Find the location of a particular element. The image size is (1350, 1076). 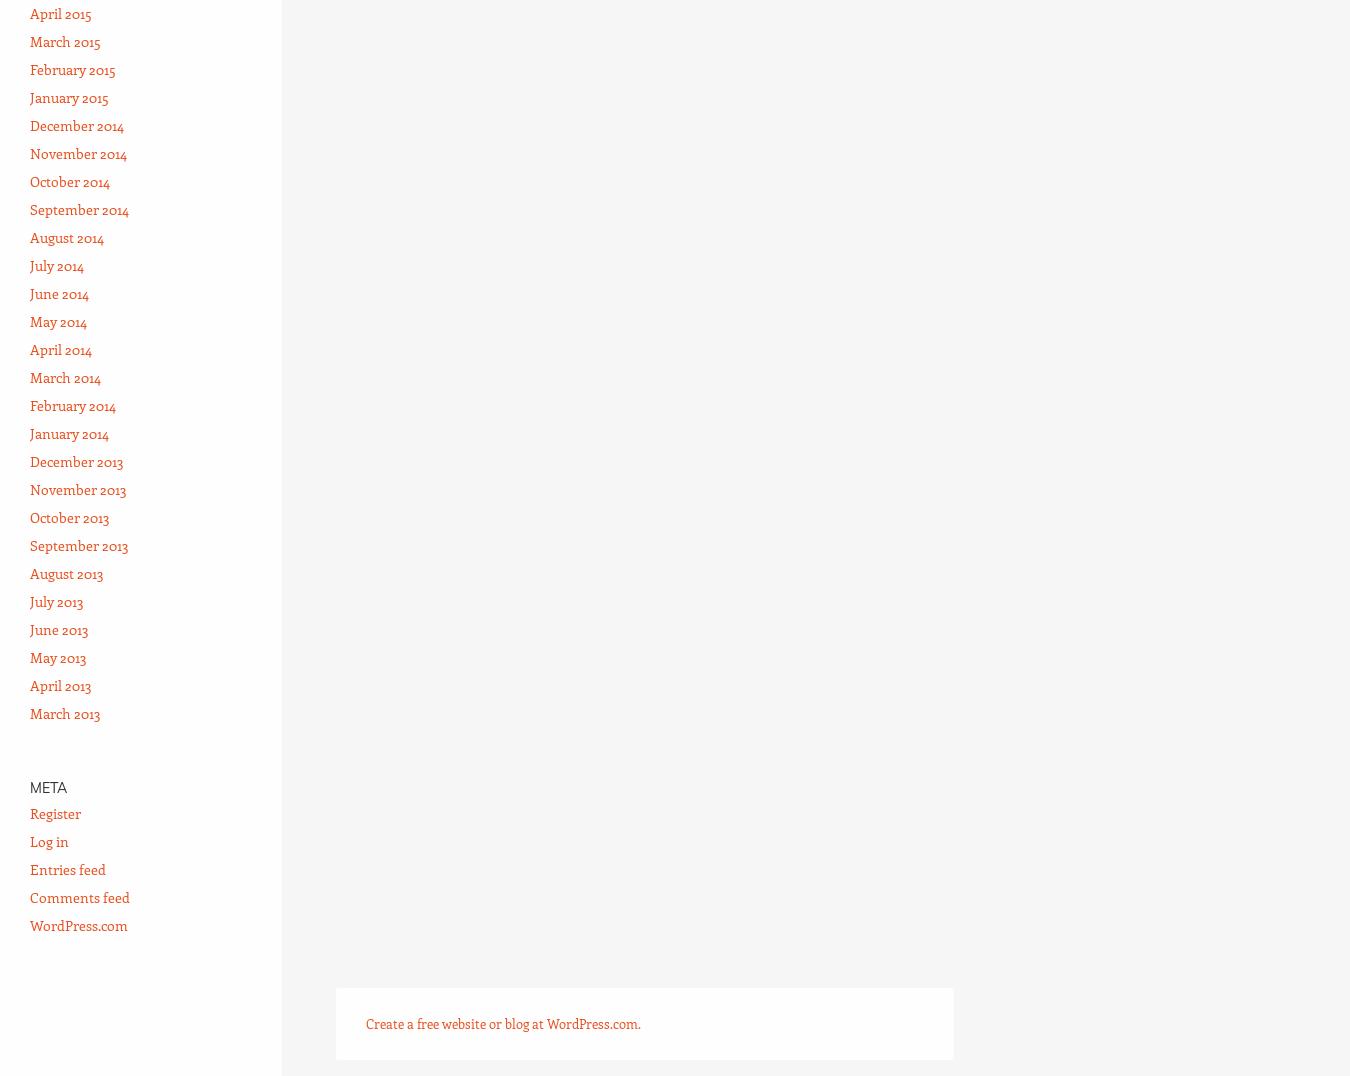

'July 2013' is located at coordinates (55, 600).